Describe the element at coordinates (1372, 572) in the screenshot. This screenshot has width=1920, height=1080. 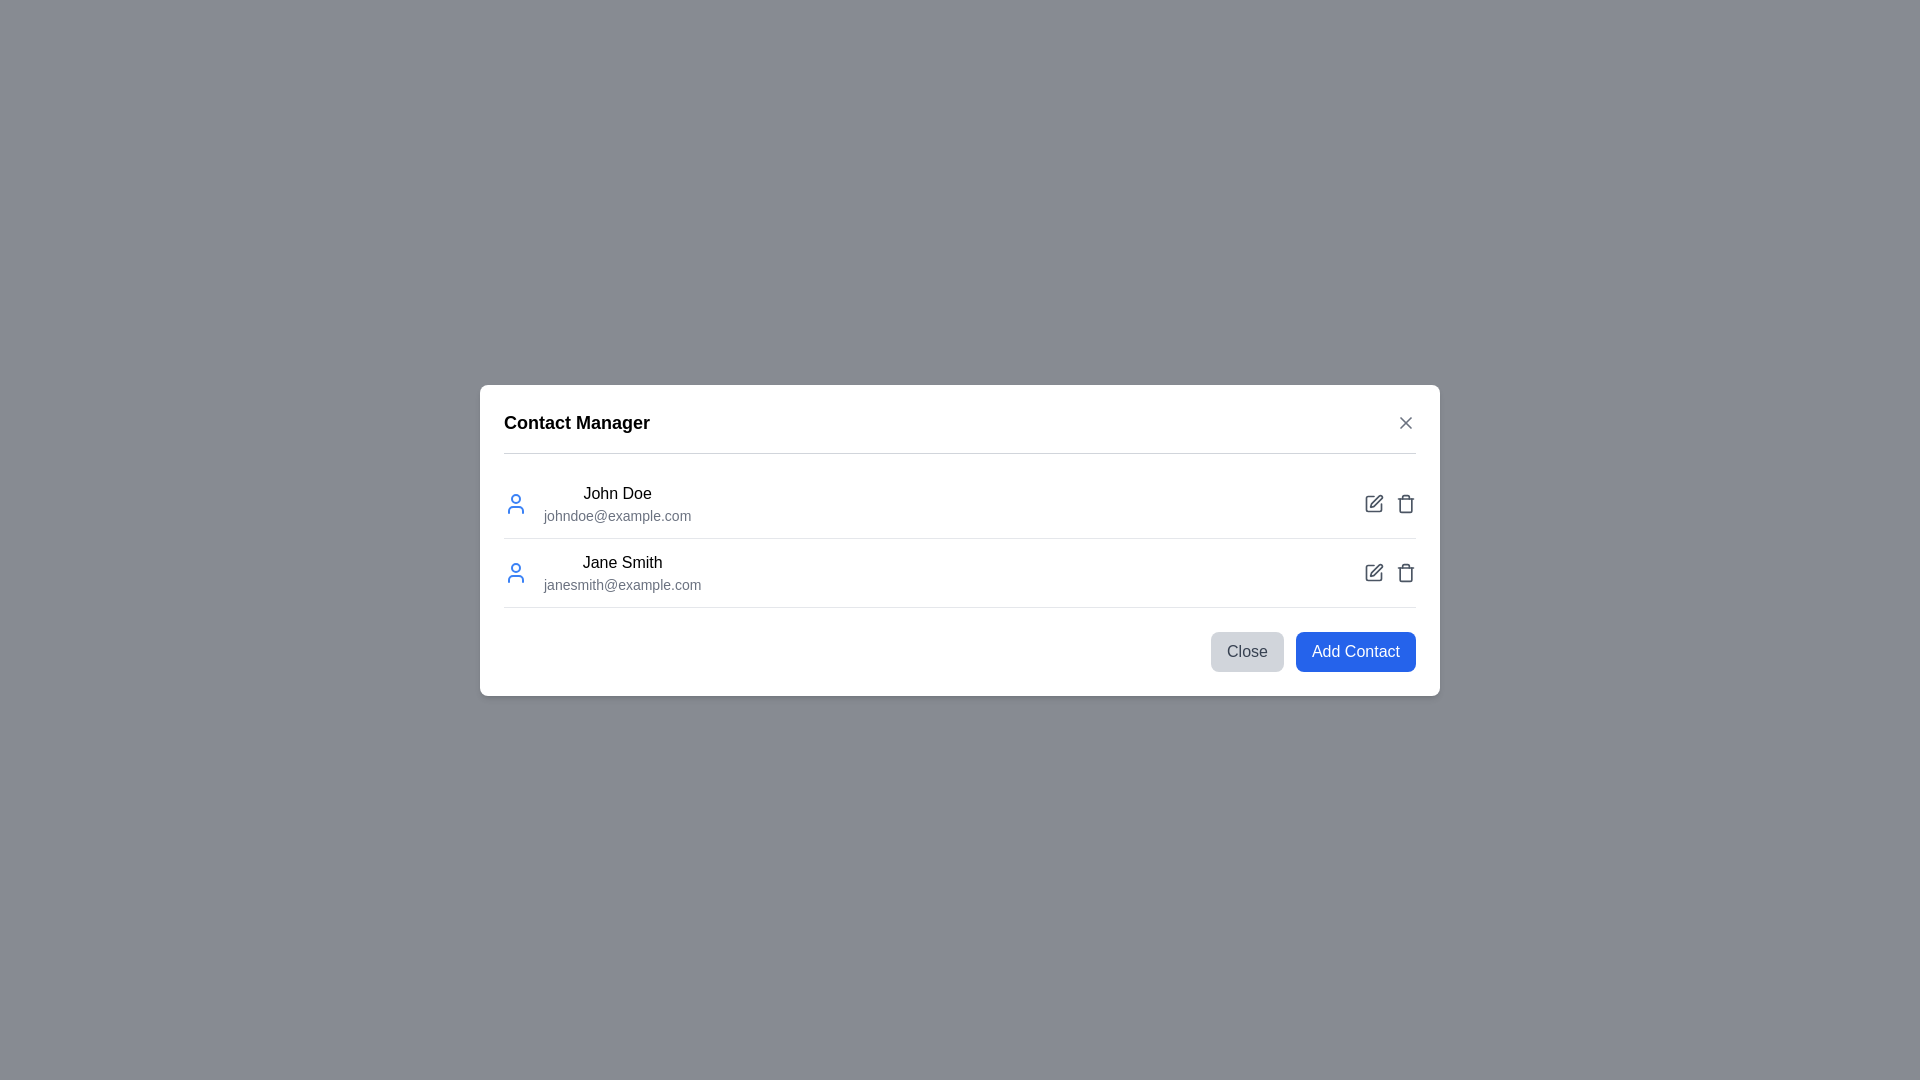
I see `the pen-shaped icon in gray that changes to green on hover, located on the right side of the entry for 'Jane Smith', to initiate editing the contact` at that location.